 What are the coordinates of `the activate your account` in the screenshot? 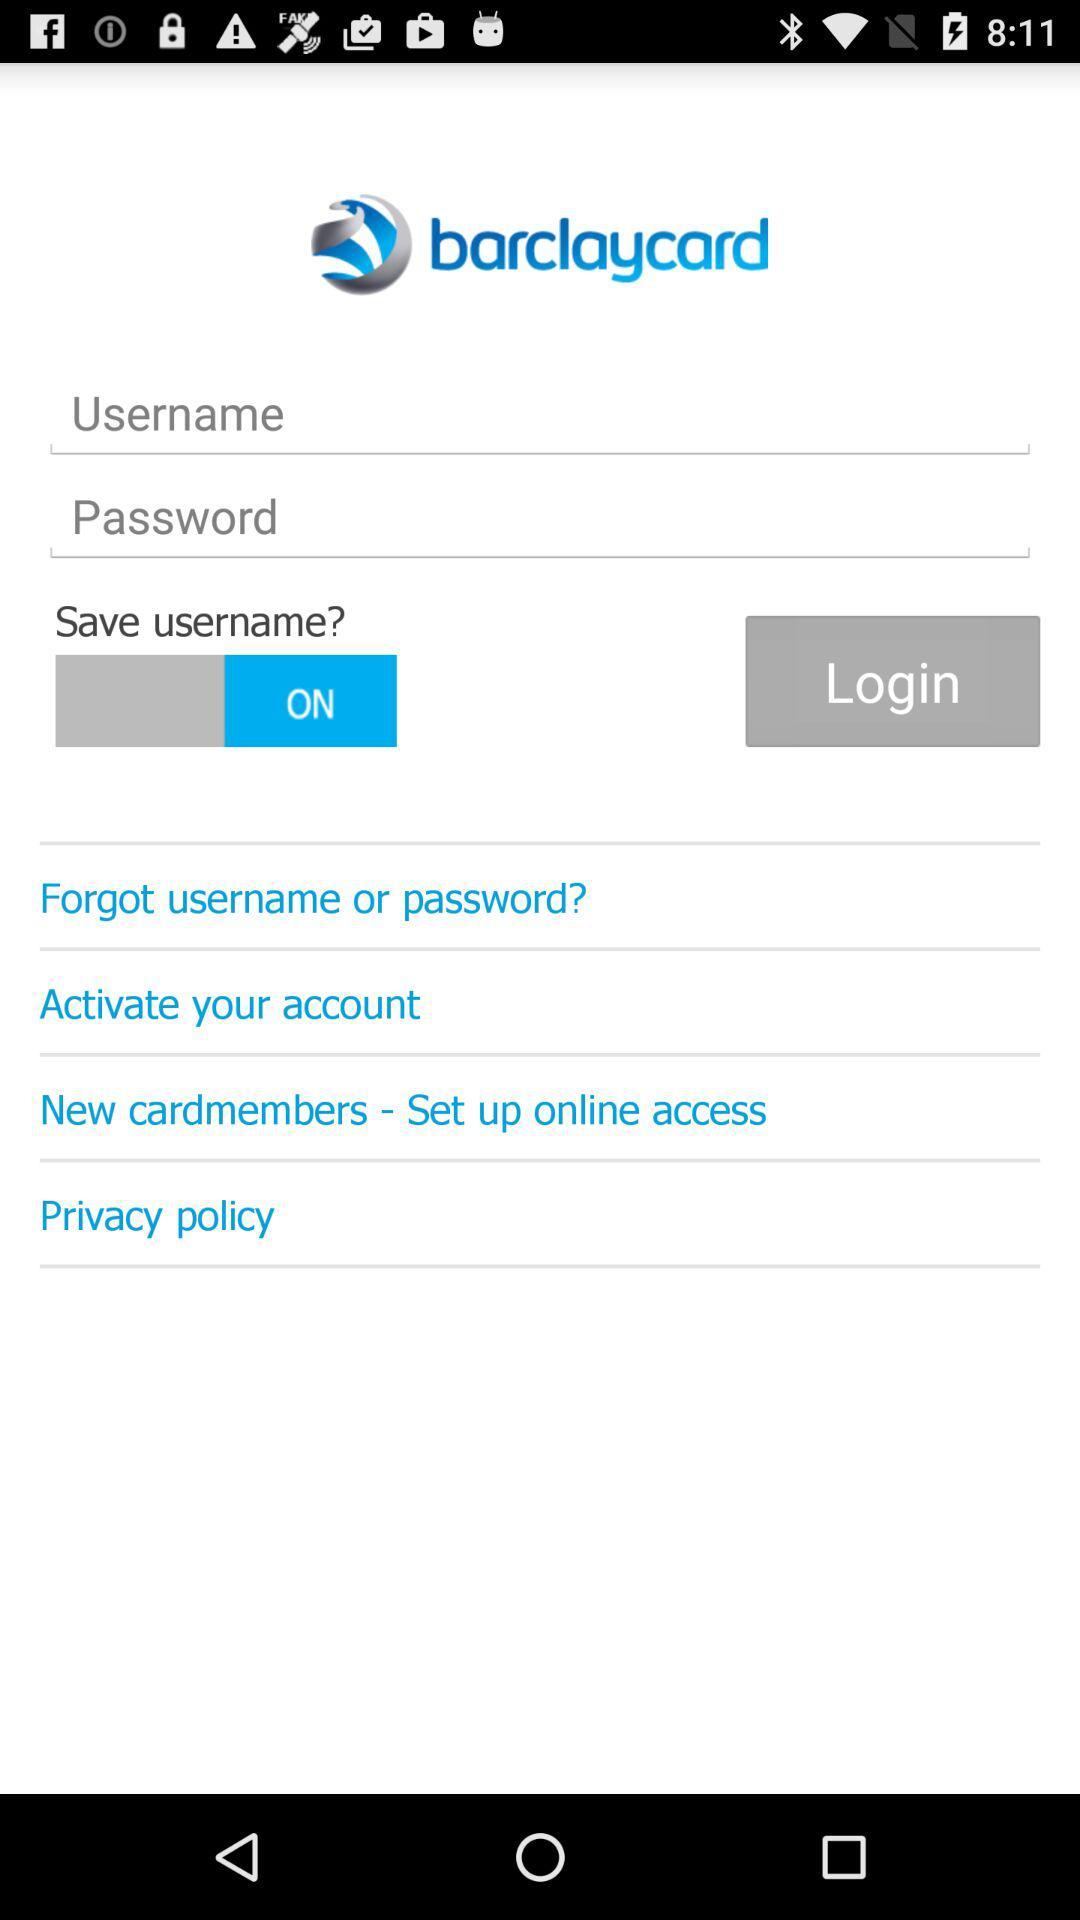 It's located at (540, 1002).